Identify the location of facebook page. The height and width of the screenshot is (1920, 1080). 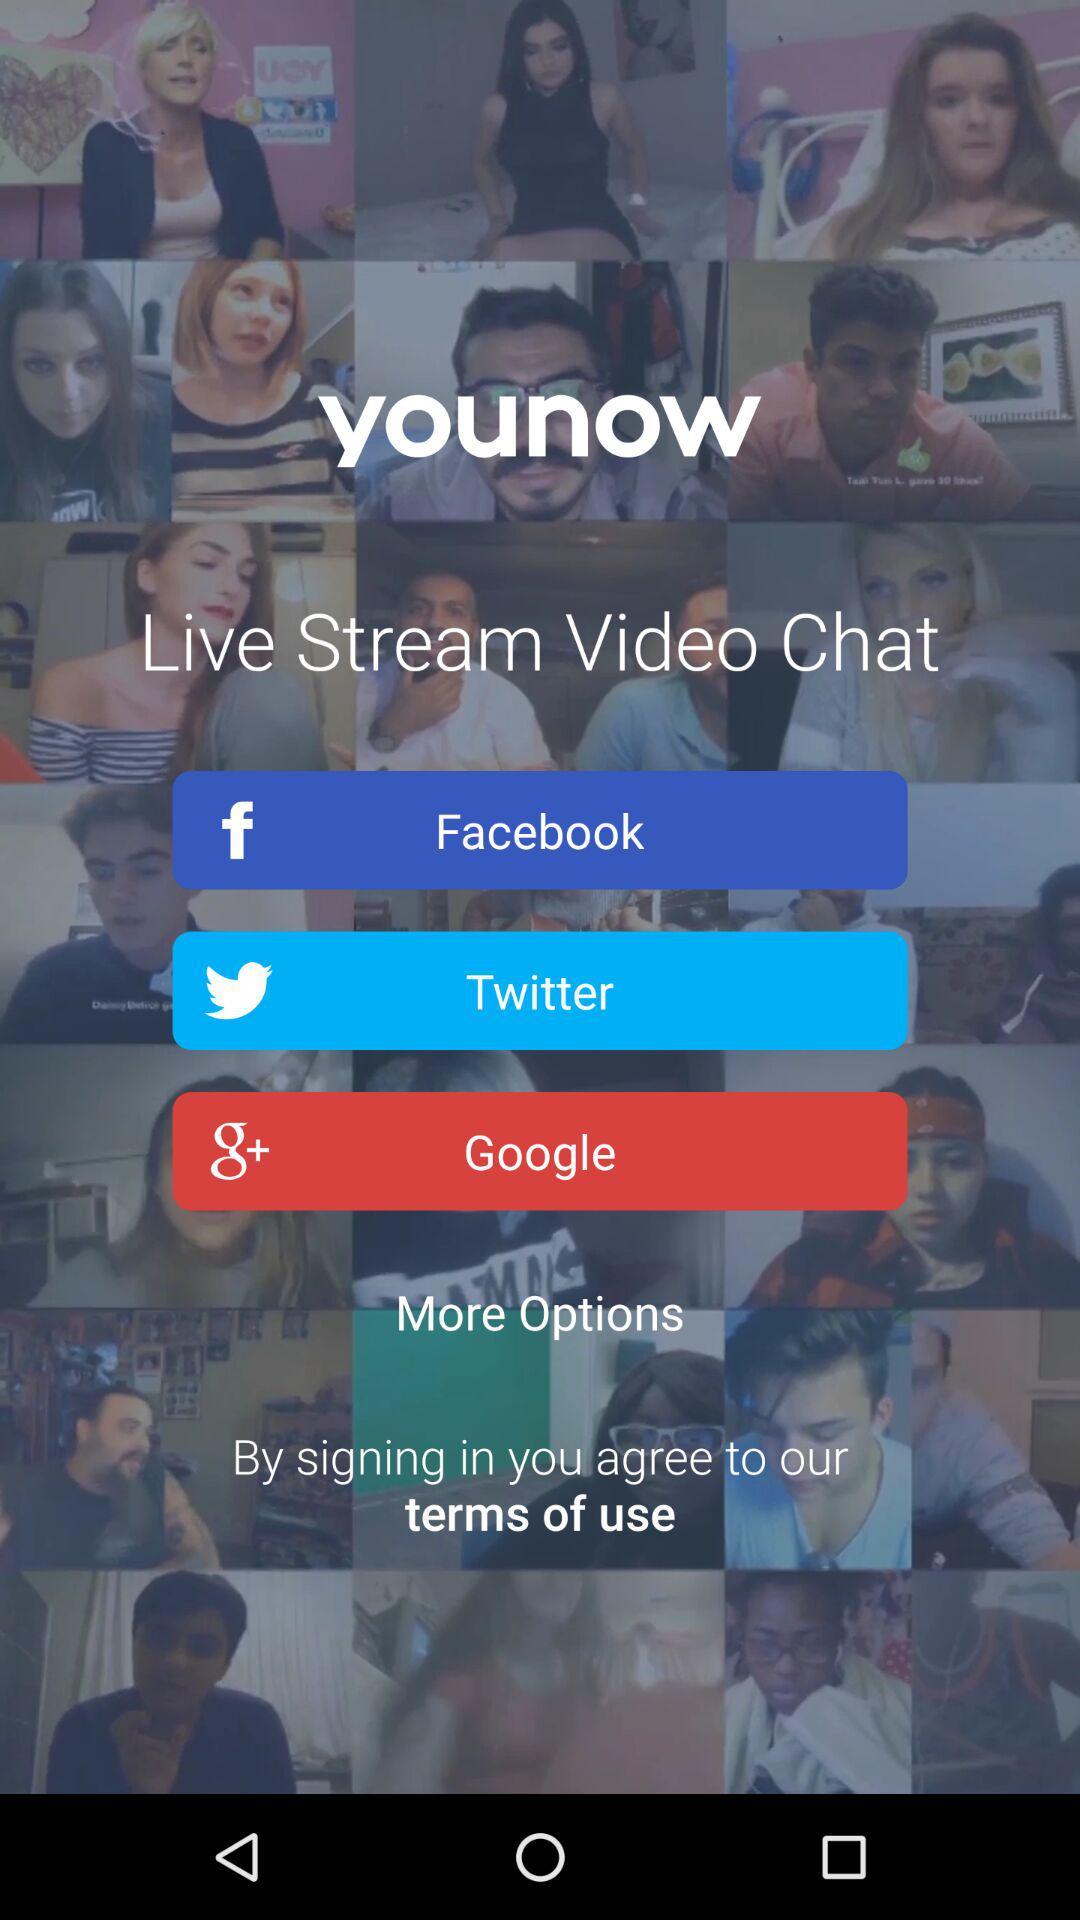
(540, 830).